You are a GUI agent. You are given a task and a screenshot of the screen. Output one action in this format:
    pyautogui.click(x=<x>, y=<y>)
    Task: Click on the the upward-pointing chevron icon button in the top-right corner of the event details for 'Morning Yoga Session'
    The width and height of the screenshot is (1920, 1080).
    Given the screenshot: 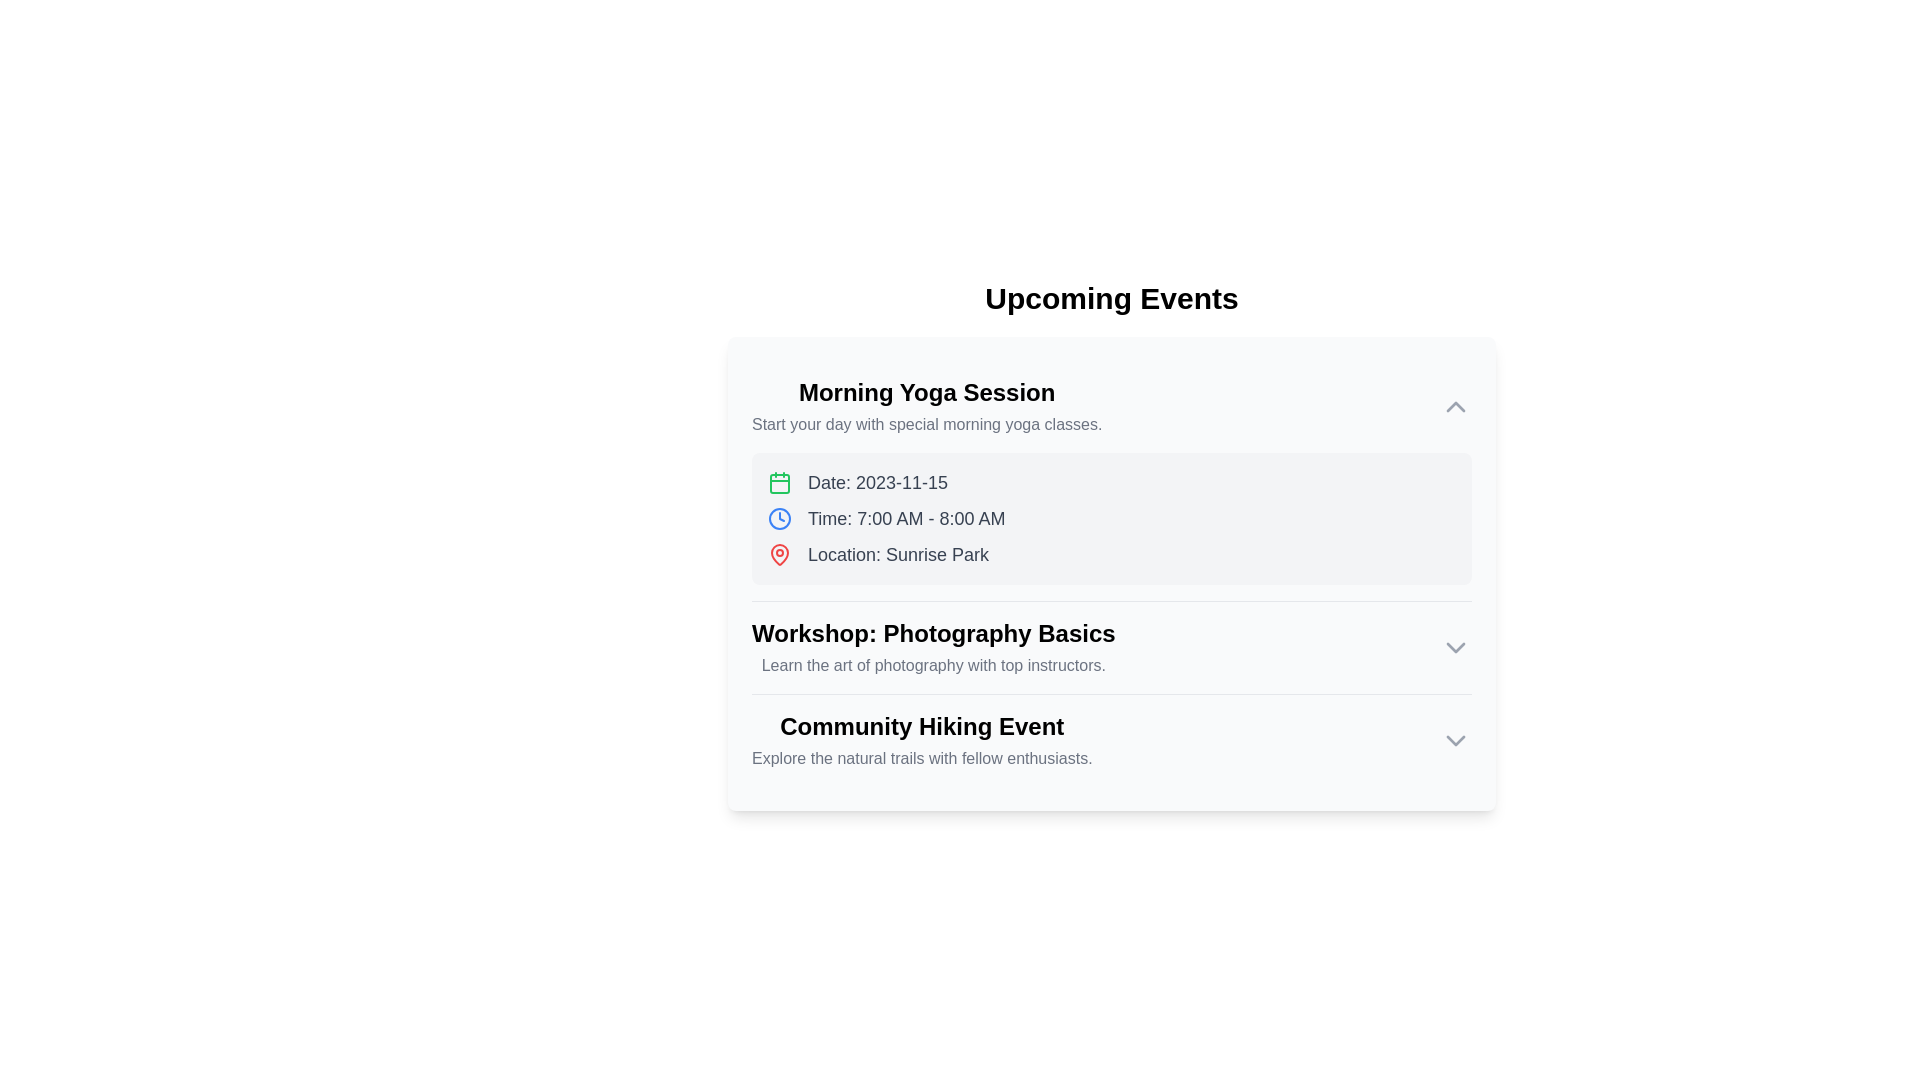 What is the action you would take?
    pyautogui.click(x=1455, y=406)
    